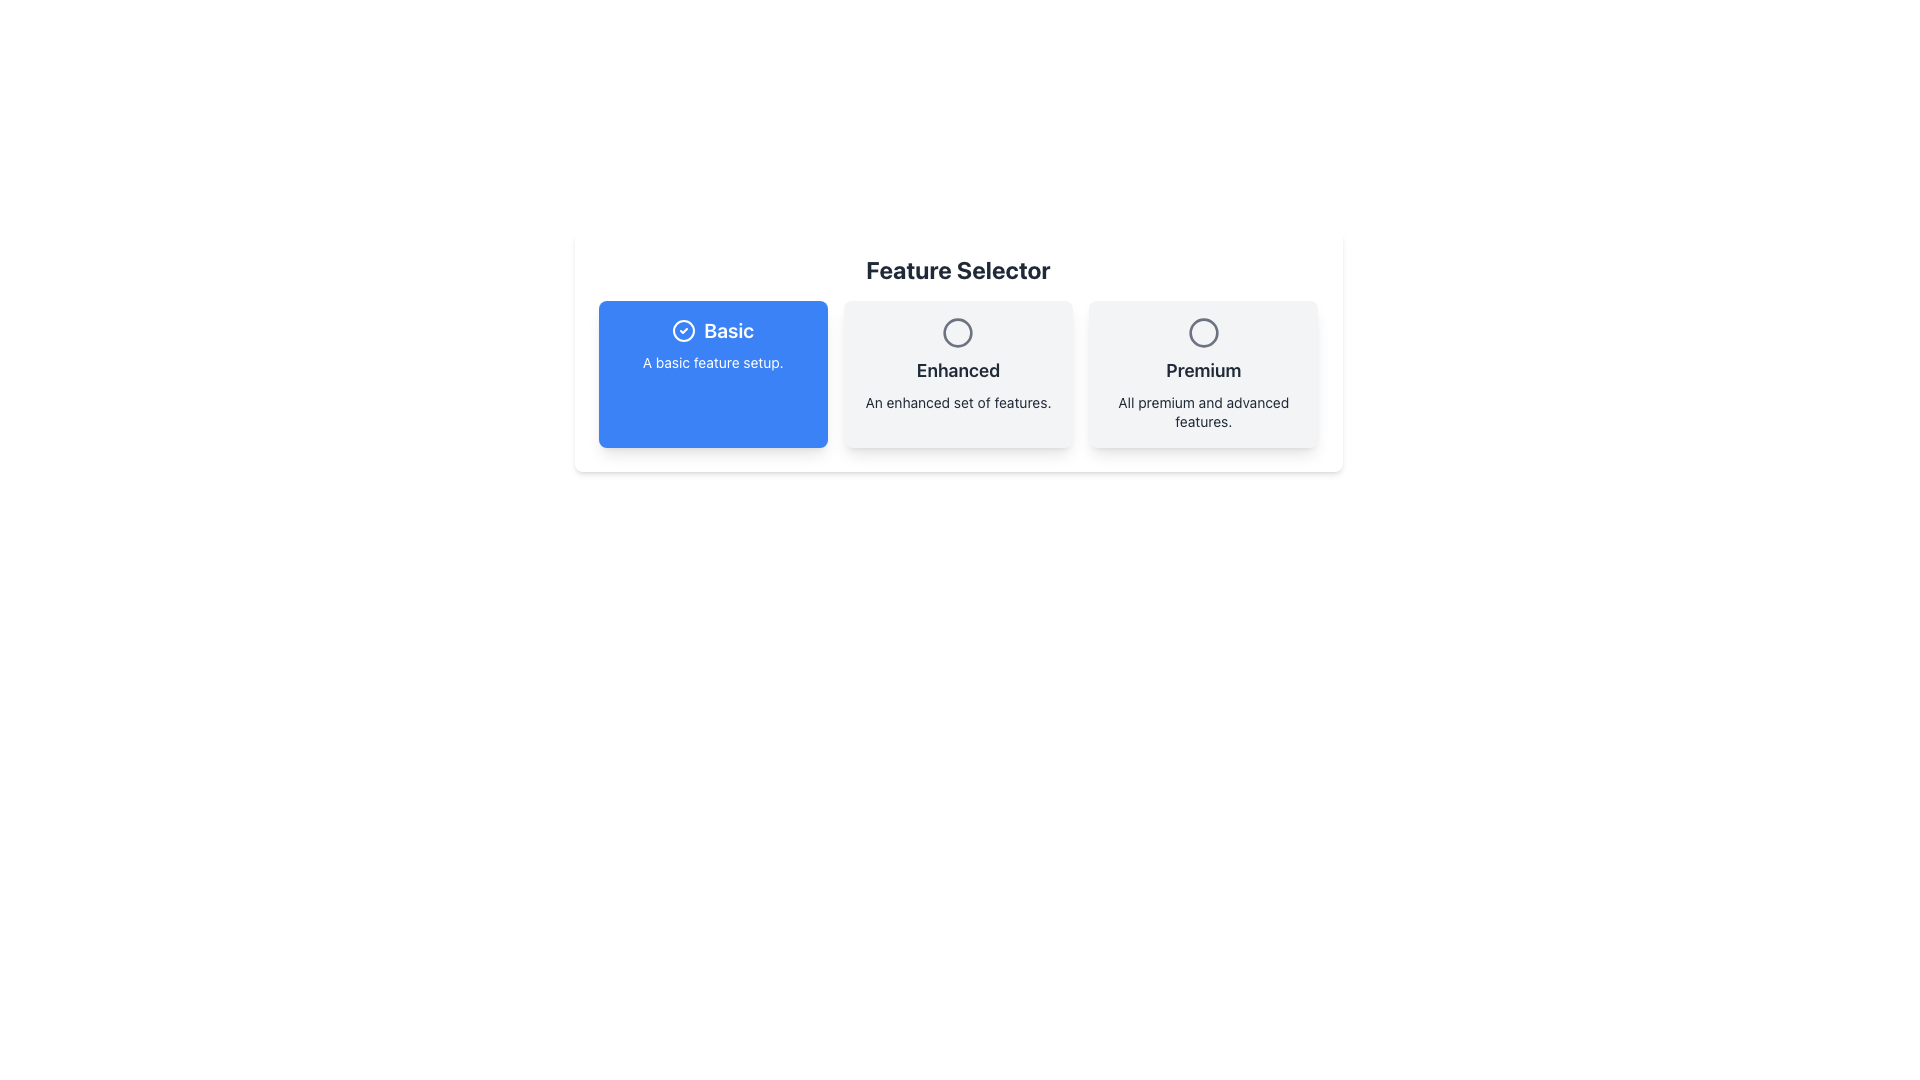 This screenshot has width=1920, height=1080. Describe the element at coordinates (728, 330) in the screenshot. I see `the Text Label that indicates the 'Basic' selection option, which is centrally located within the blue card labeled 'Basic'` at that location.